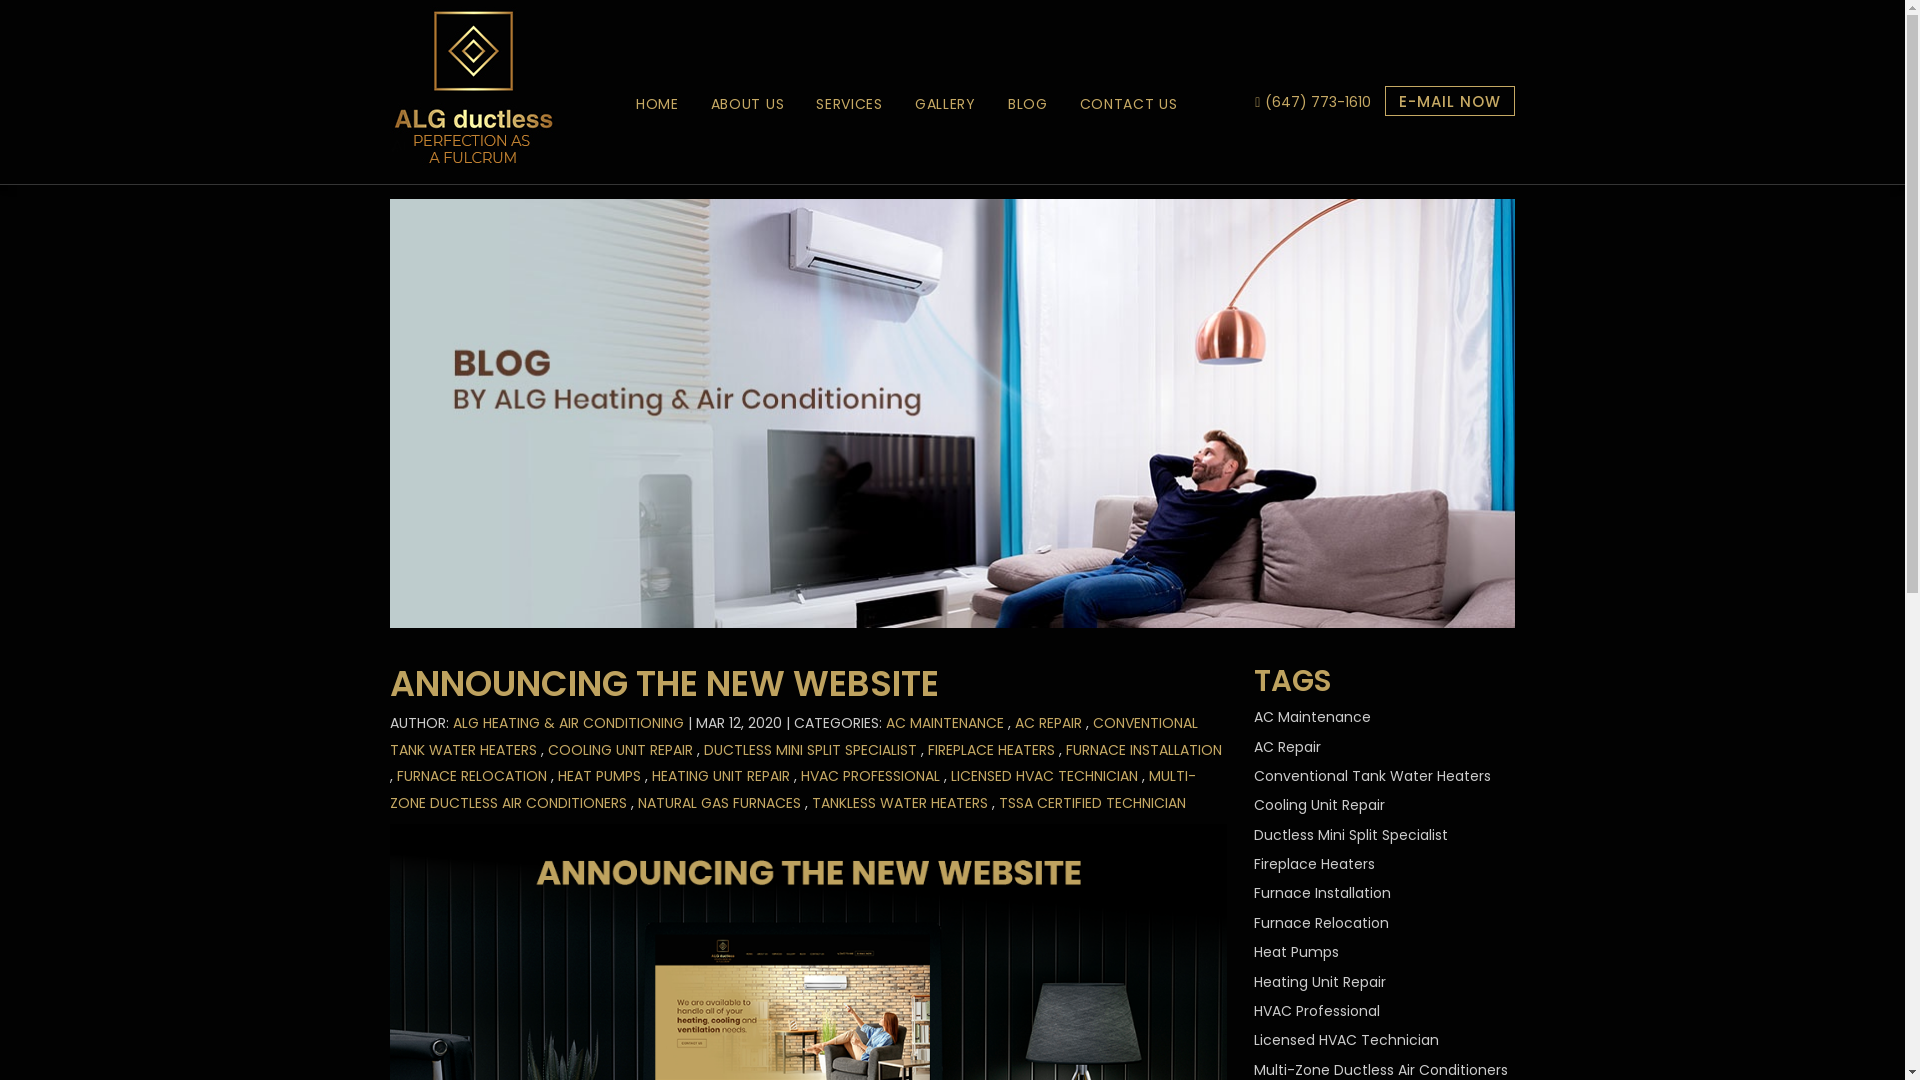  Describe the element at coordinates (849, 104) in the screenshot. I see `'SERVICES'` at that location.